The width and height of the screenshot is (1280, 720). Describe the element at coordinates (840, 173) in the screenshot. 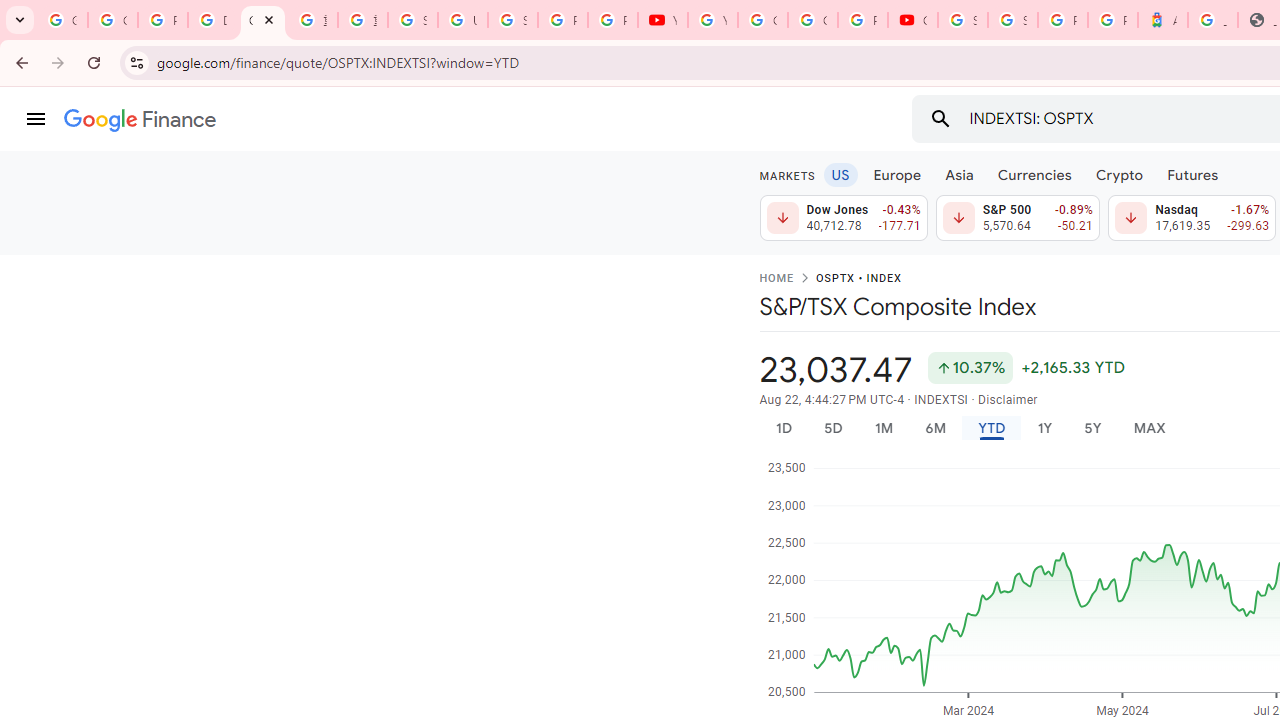

I see `'US'` at that location.